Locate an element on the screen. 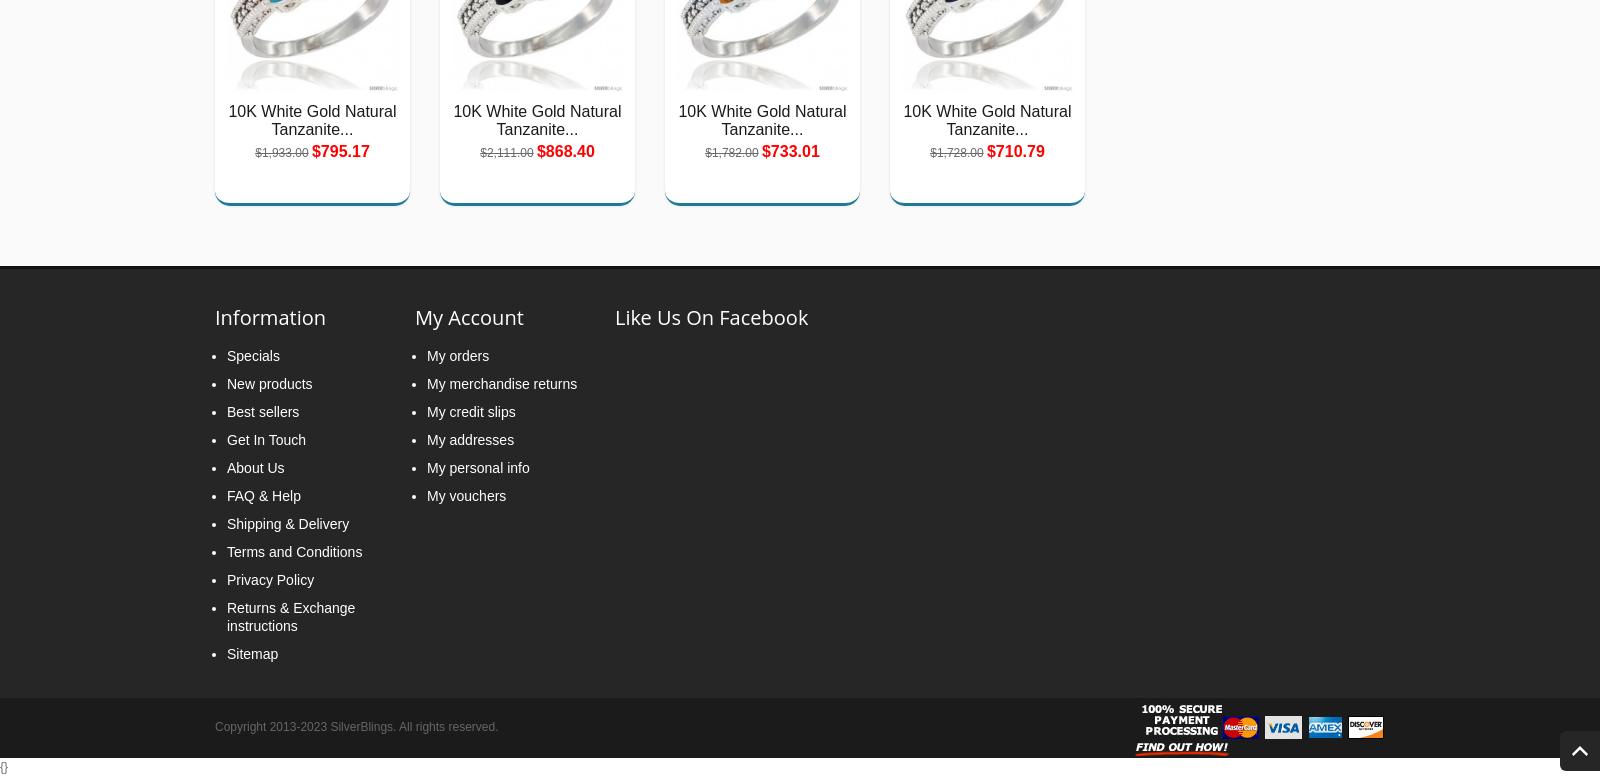 This screenshot has width=1600, height=778. 'My vouchers' is located at coordinates (465, 494).